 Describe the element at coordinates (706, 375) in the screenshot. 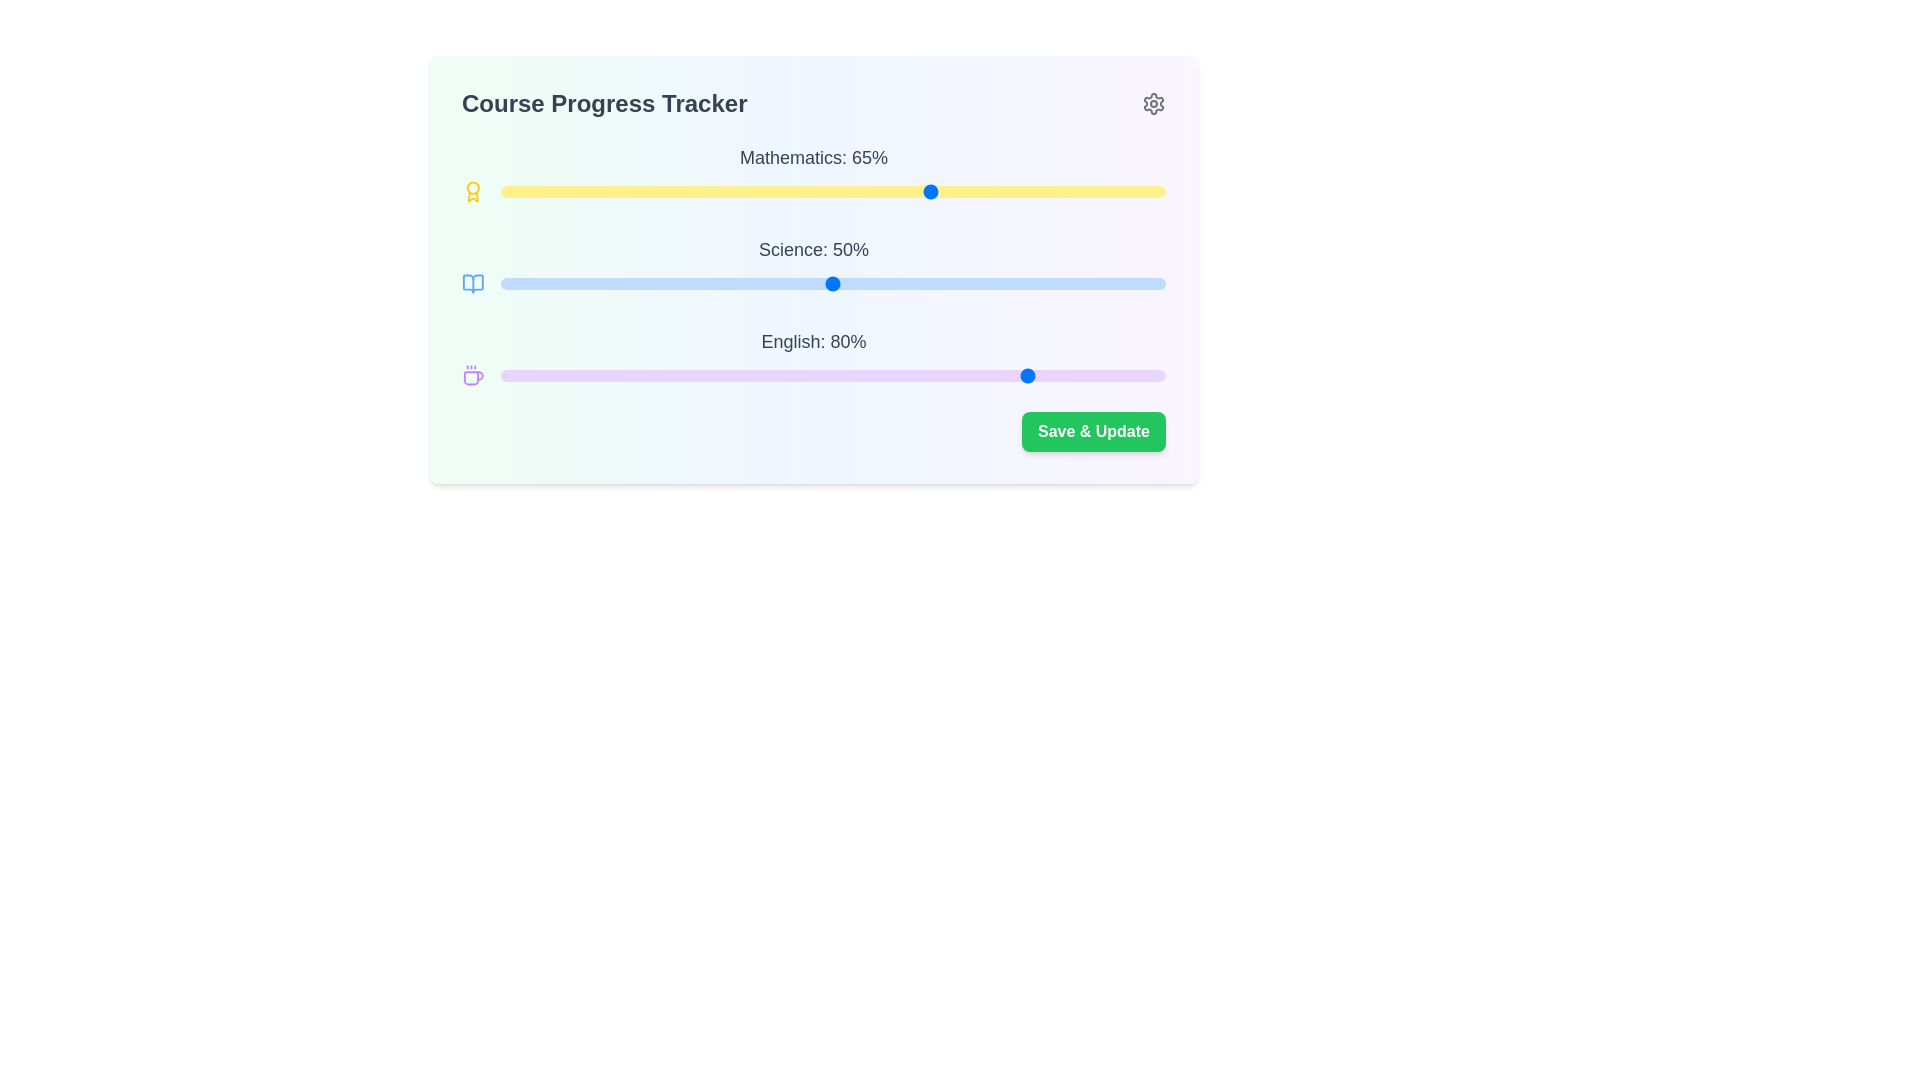

I see `the English progress` at that location.